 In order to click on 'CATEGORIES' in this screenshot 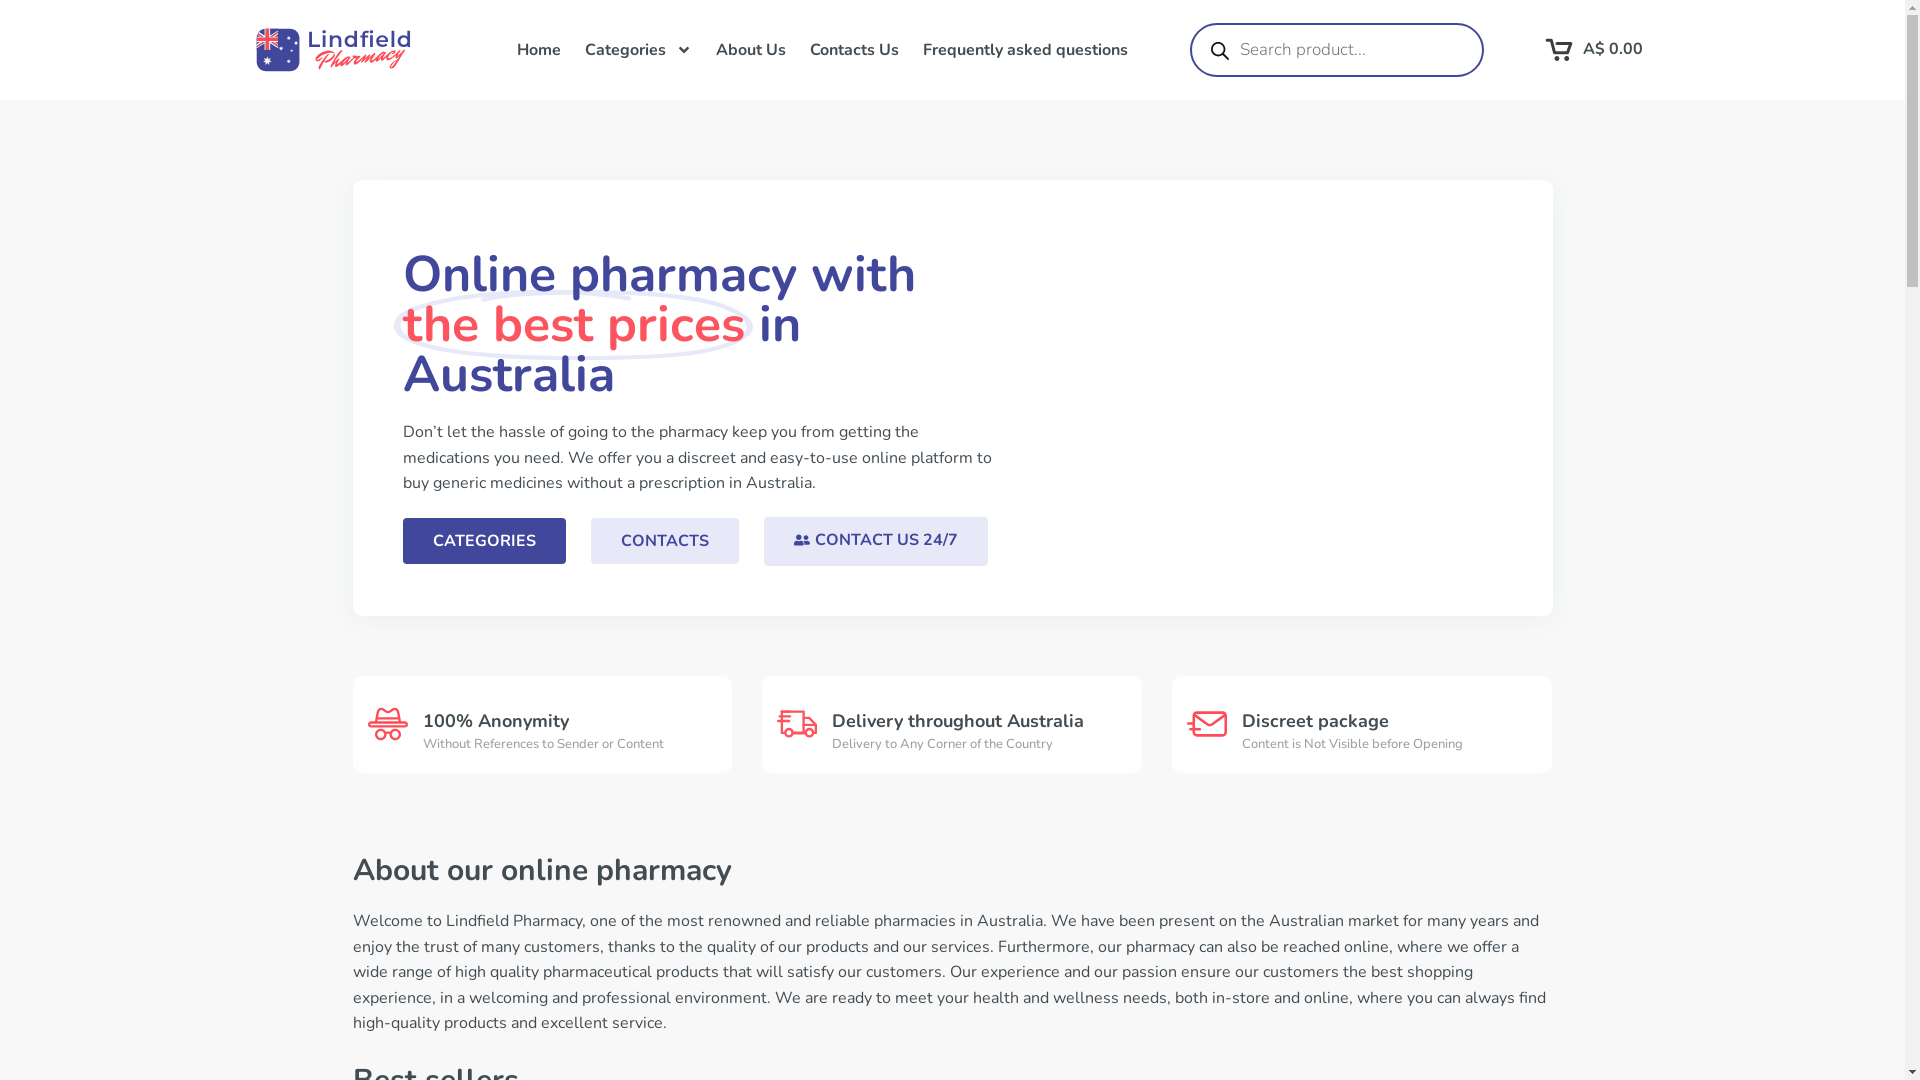, I will do `click(483, 540)`.